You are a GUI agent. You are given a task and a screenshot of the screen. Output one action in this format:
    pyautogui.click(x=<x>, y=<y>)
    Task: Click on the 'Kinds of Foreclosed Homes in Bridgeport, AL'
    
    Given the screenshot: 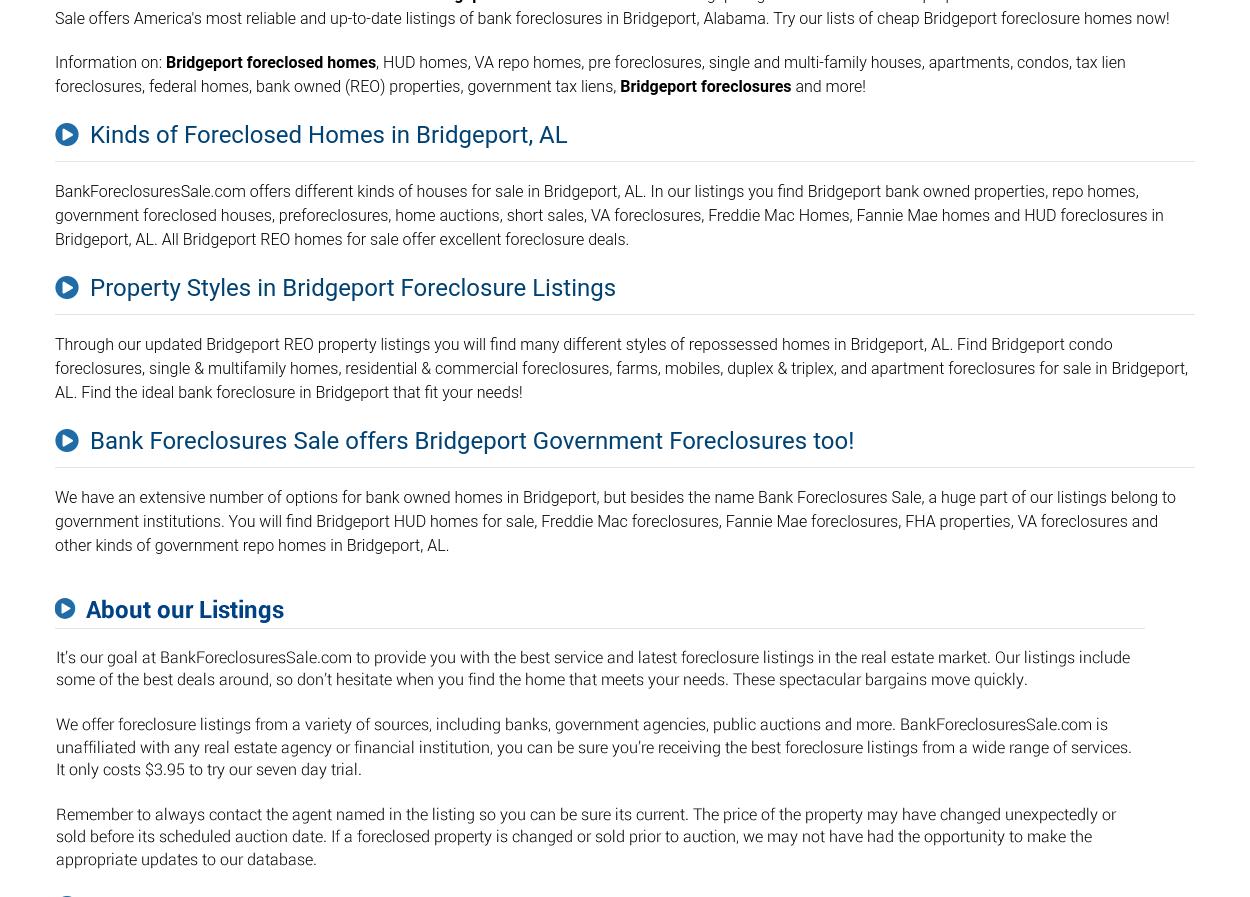 What is the action you would take?
    pyautogui.click(x=327, y=133)
    